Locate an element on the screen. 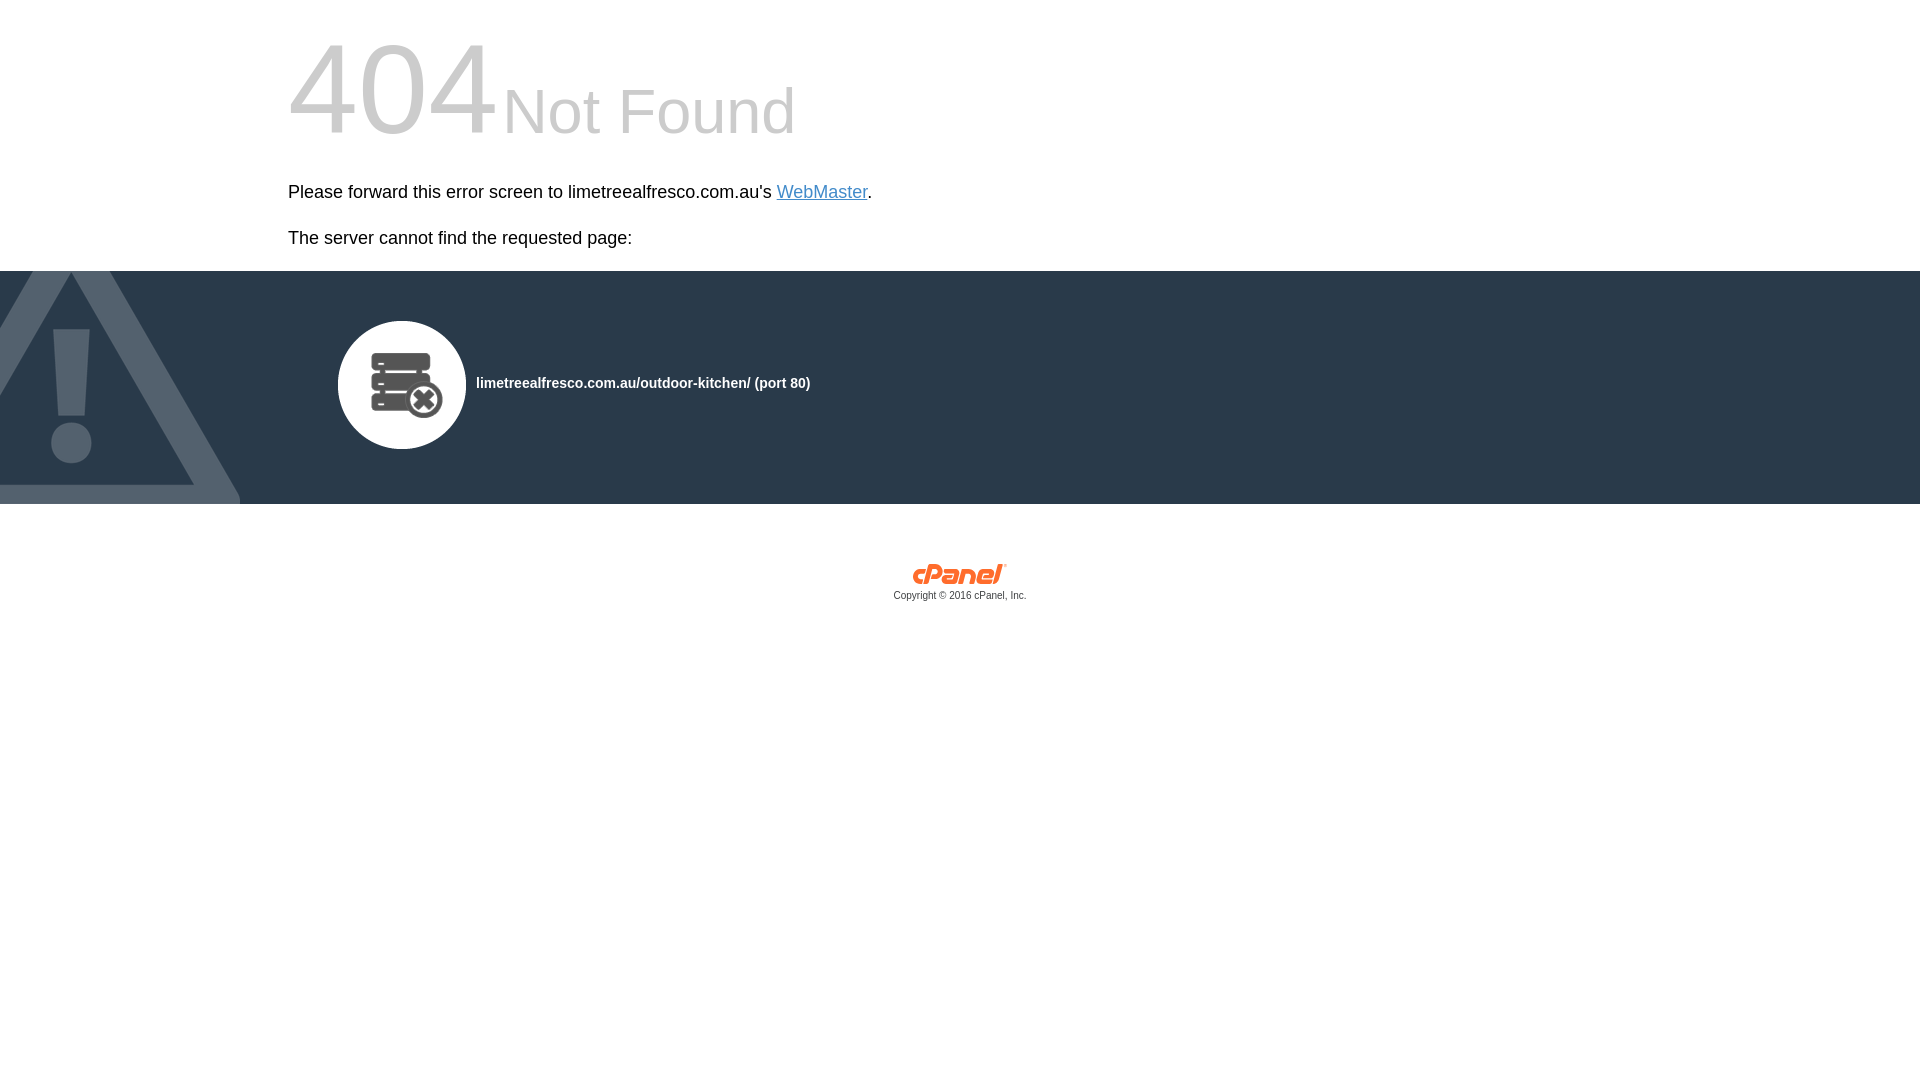  'WebMaster' is located at coordinates (822, 192).